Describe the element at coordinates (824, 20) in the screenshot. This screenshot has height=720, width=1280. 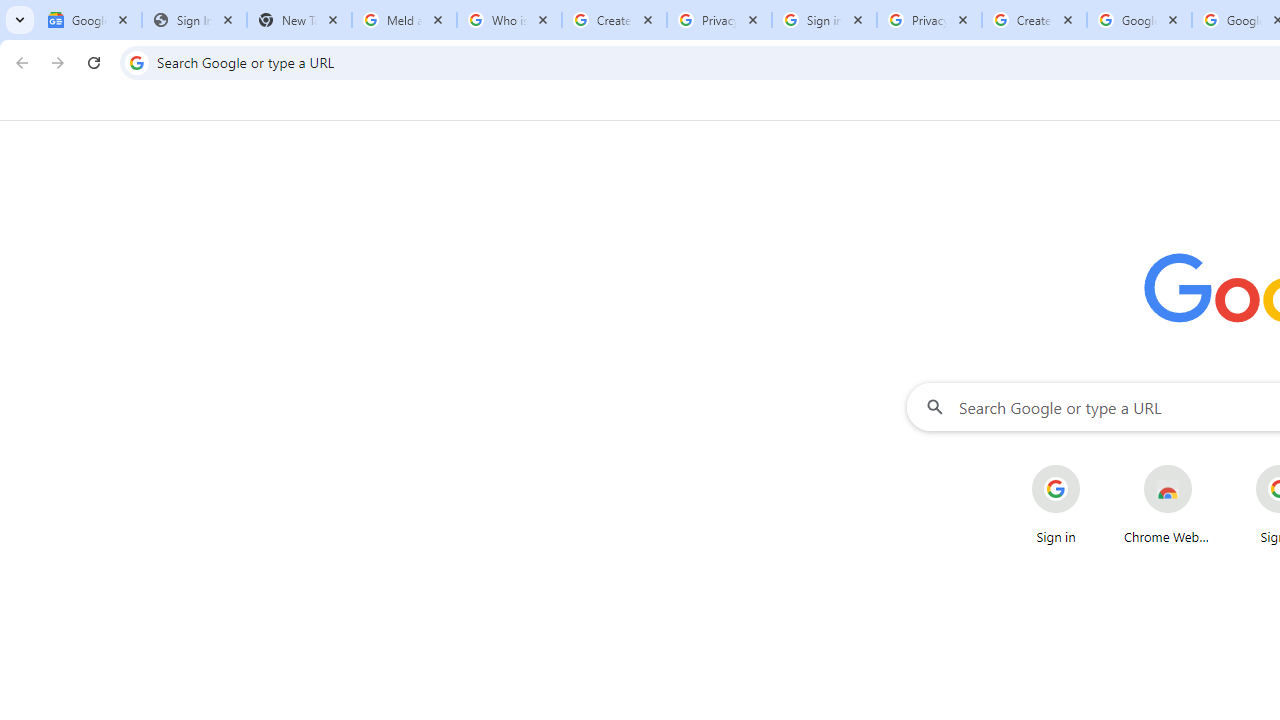
I see `'Sign in - Google Accounts'` at that location.